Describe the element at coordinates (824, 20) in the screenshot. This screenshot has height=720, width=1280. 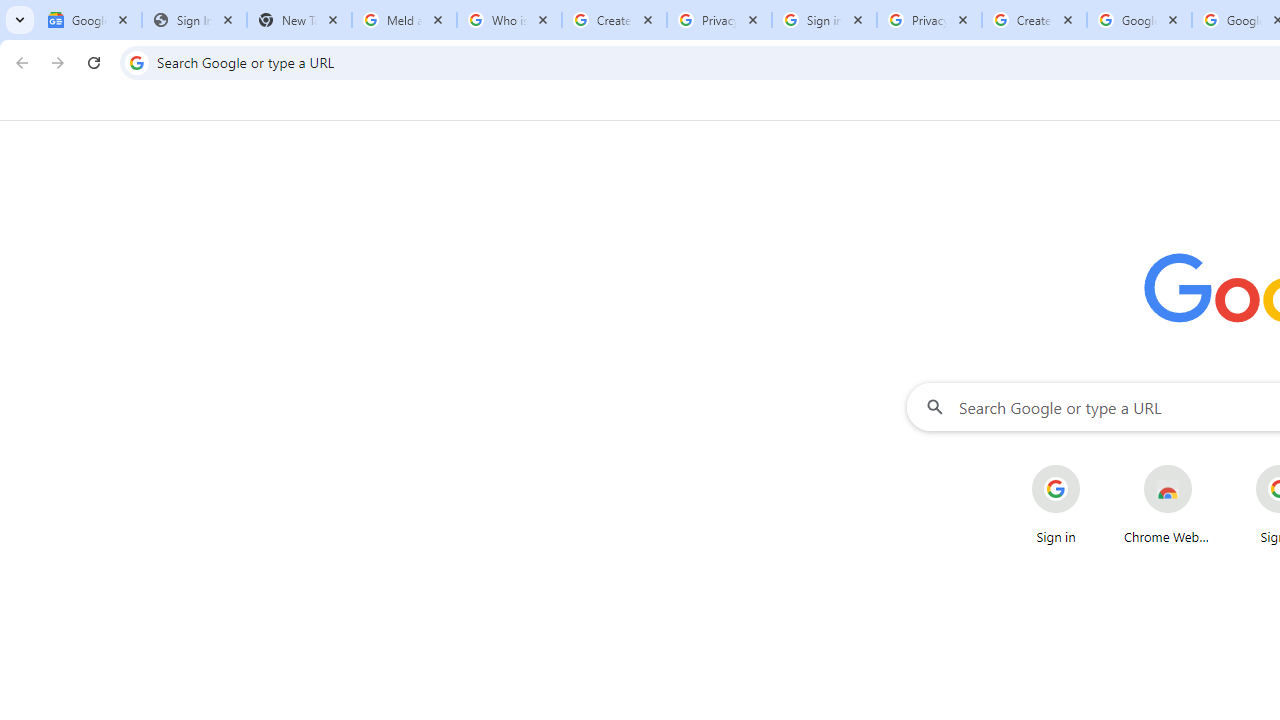
I see `'Sign in - Google Accounts'` at that location.